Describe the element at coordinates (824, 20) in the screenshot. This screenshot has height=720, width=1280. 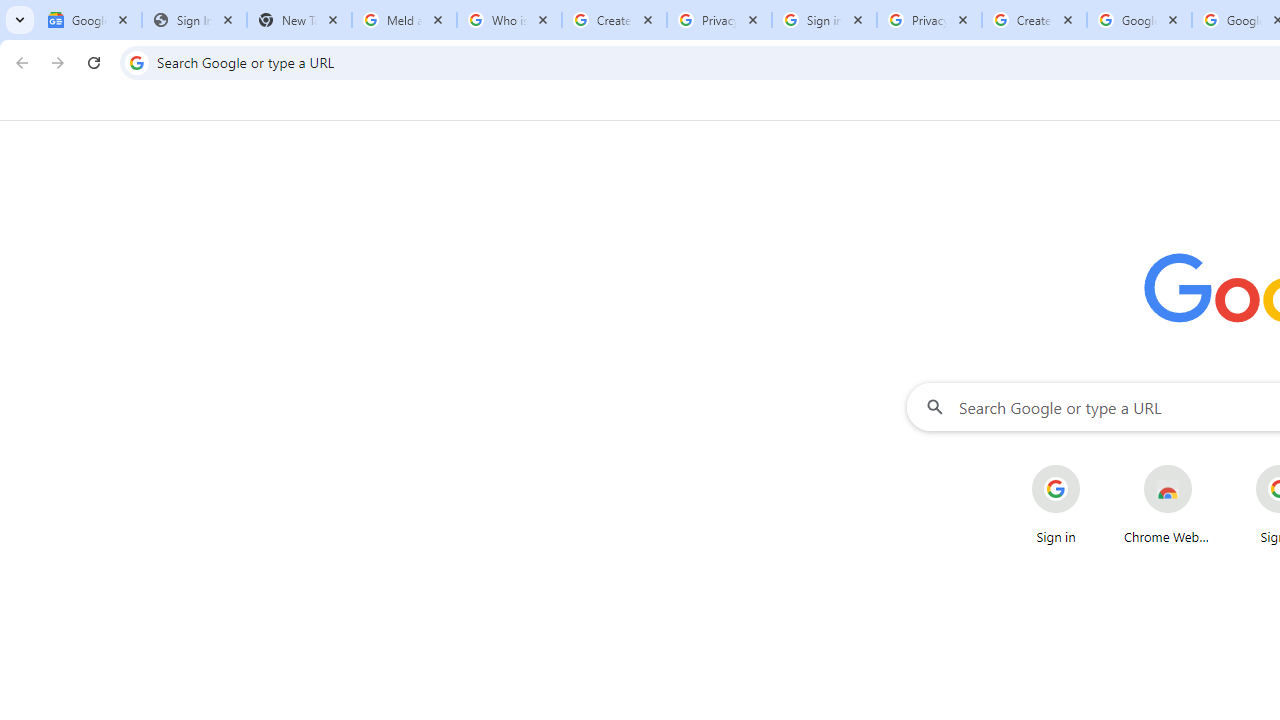
I see `'Sign in - Google Accounts'` at that location.